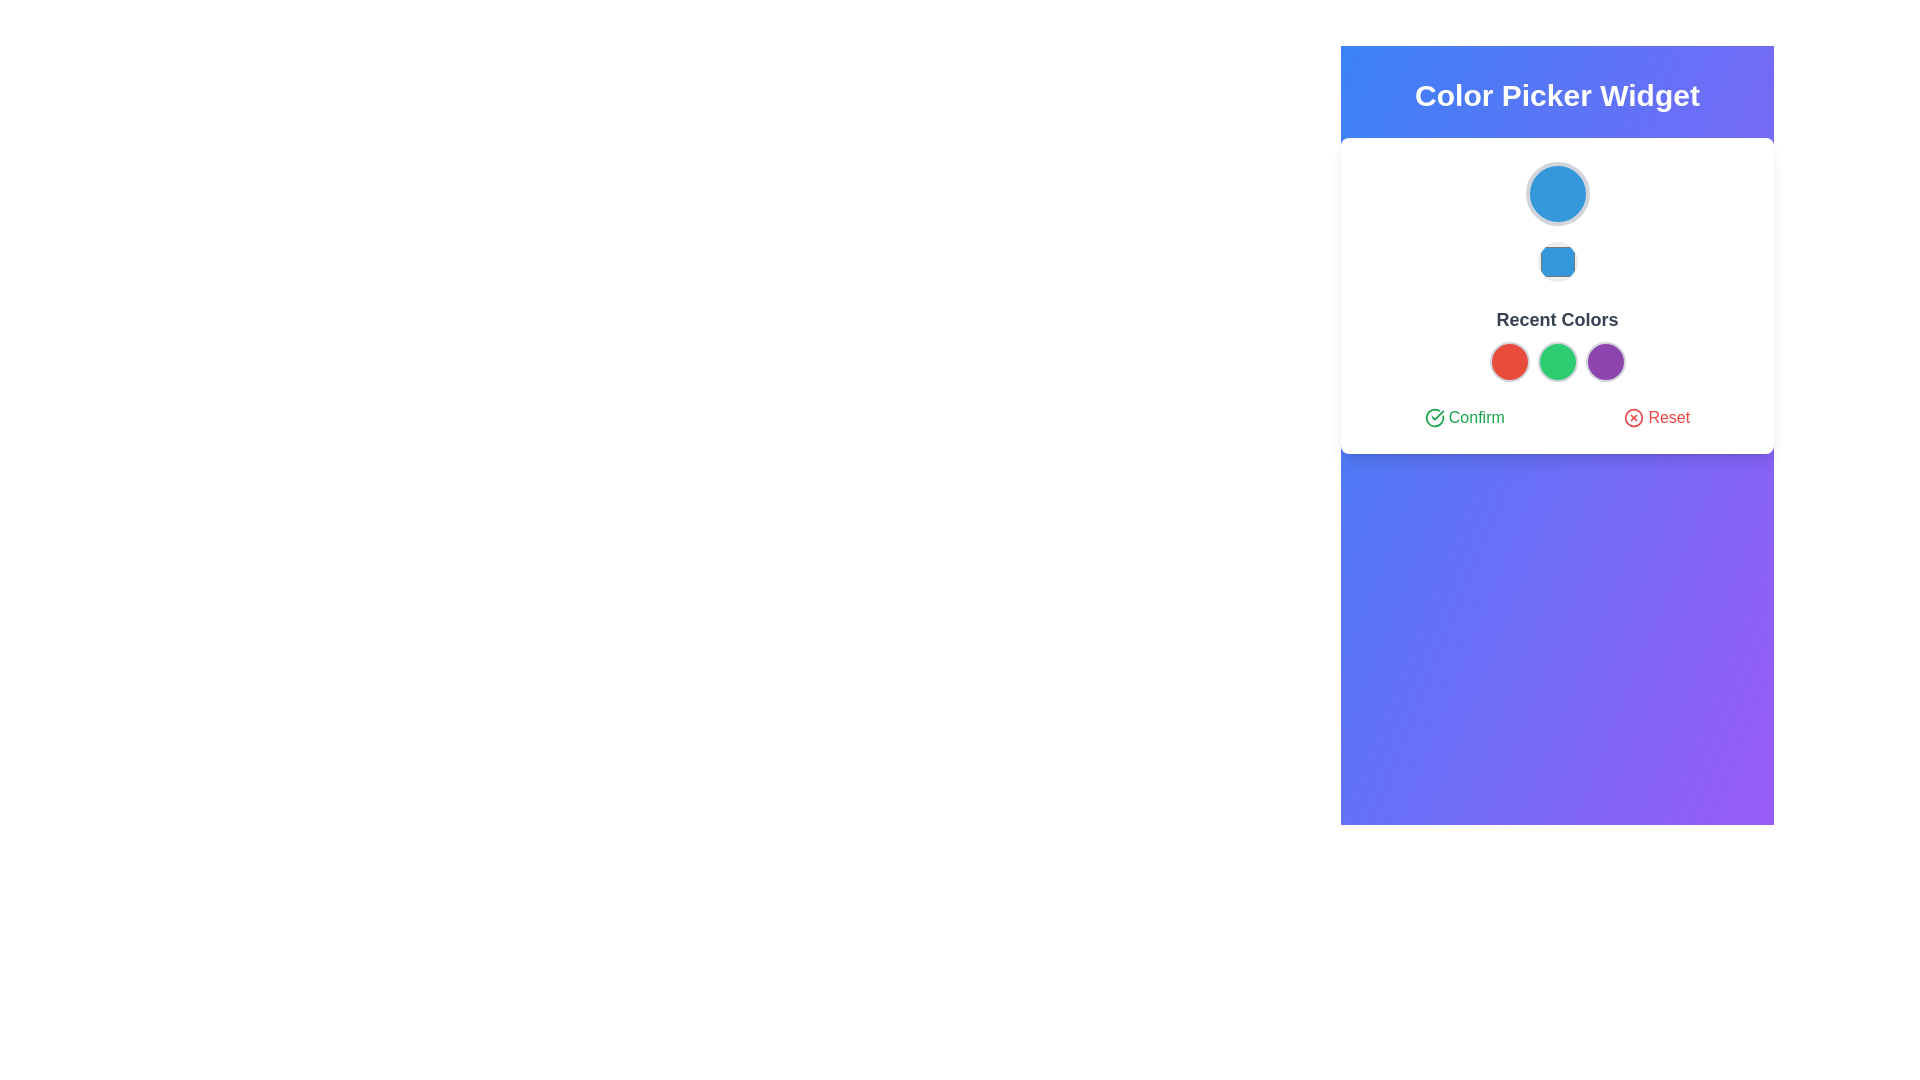 The height and width of the screenshot is (1080, 1920). I want to click on the green 'Confirm' button with a checkmark icon, so click(1464, 416).